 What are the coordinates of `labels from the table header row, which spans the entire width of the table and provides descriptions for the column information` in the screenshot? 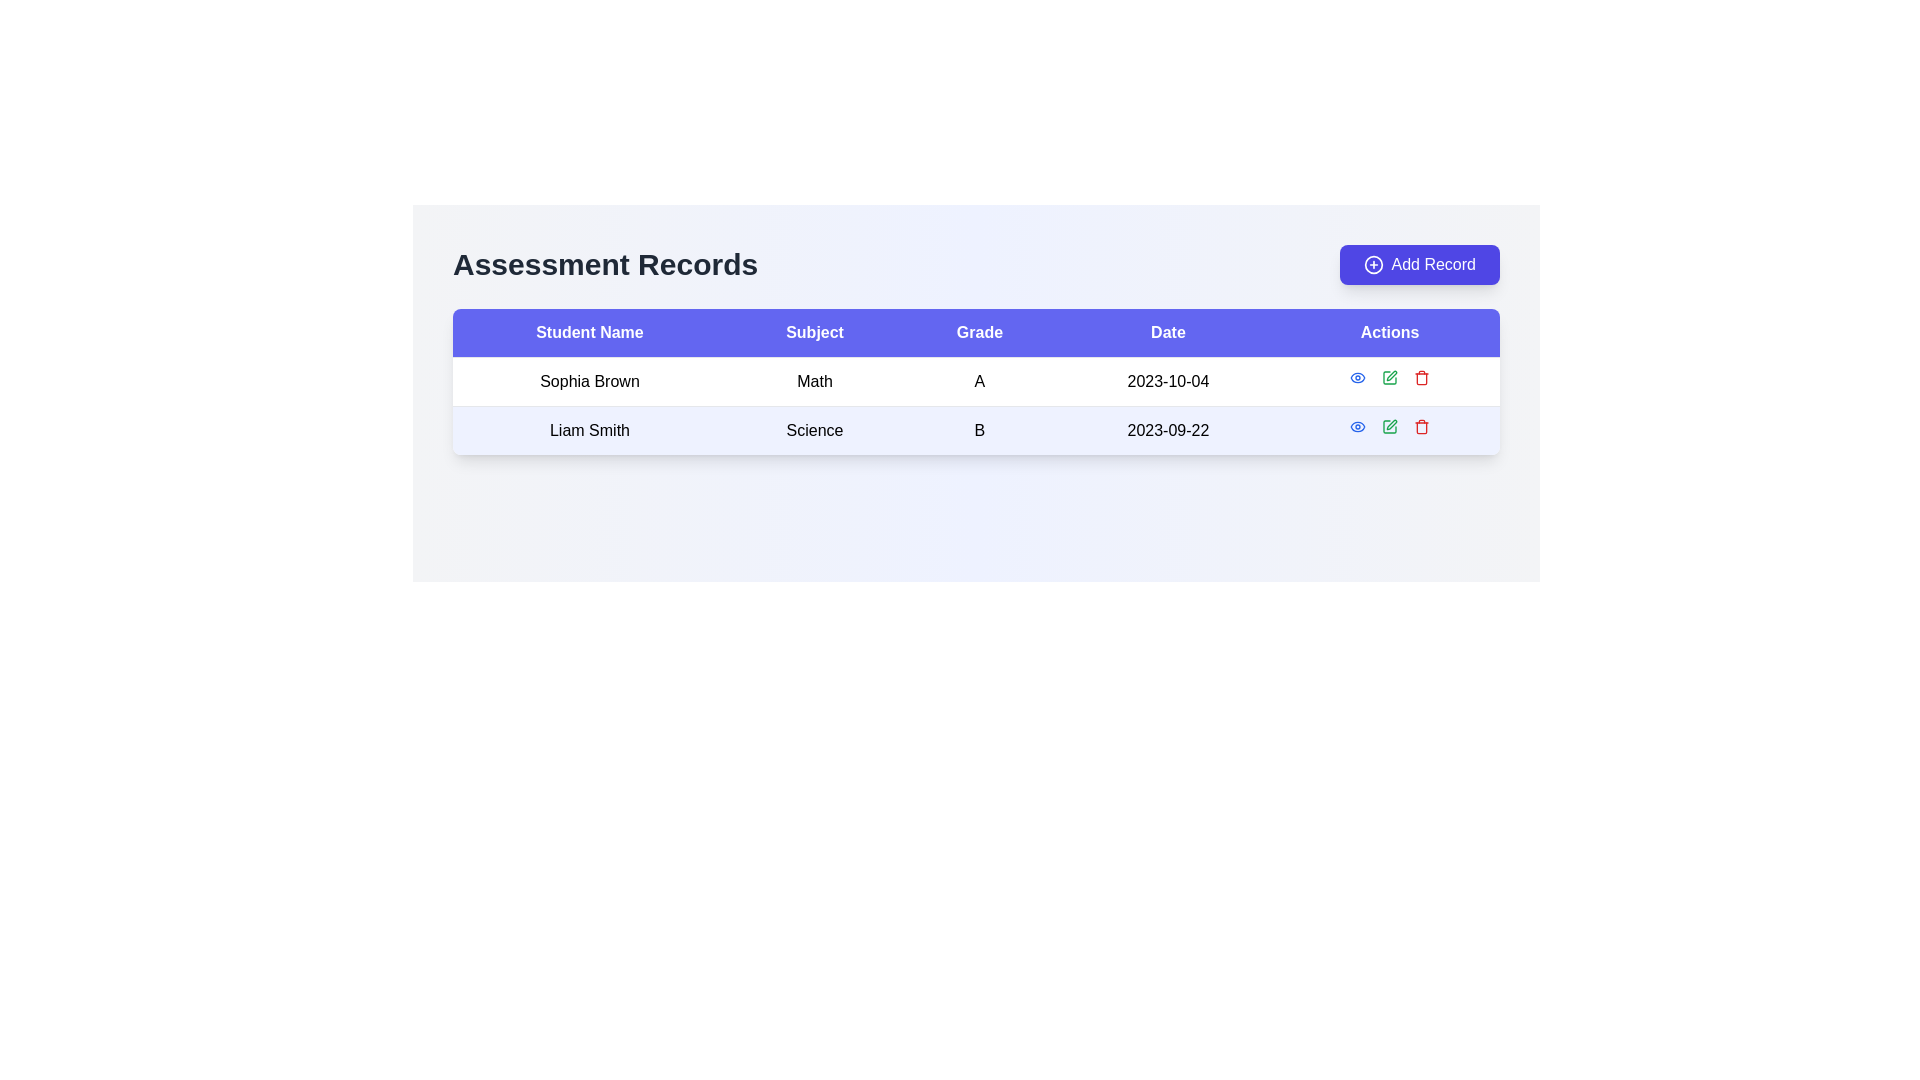 It's located at (976, 332).